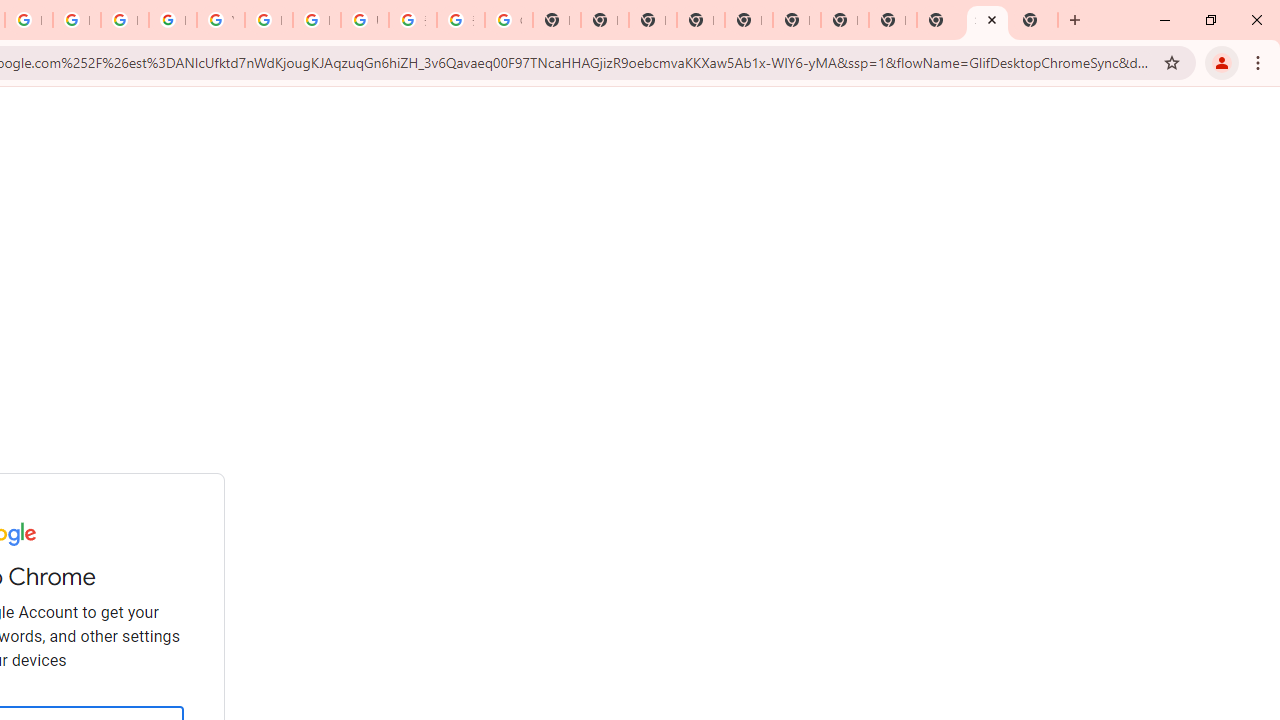 The image size is (1280, 720). I want to click on 'Google Images', so click(508, 20).